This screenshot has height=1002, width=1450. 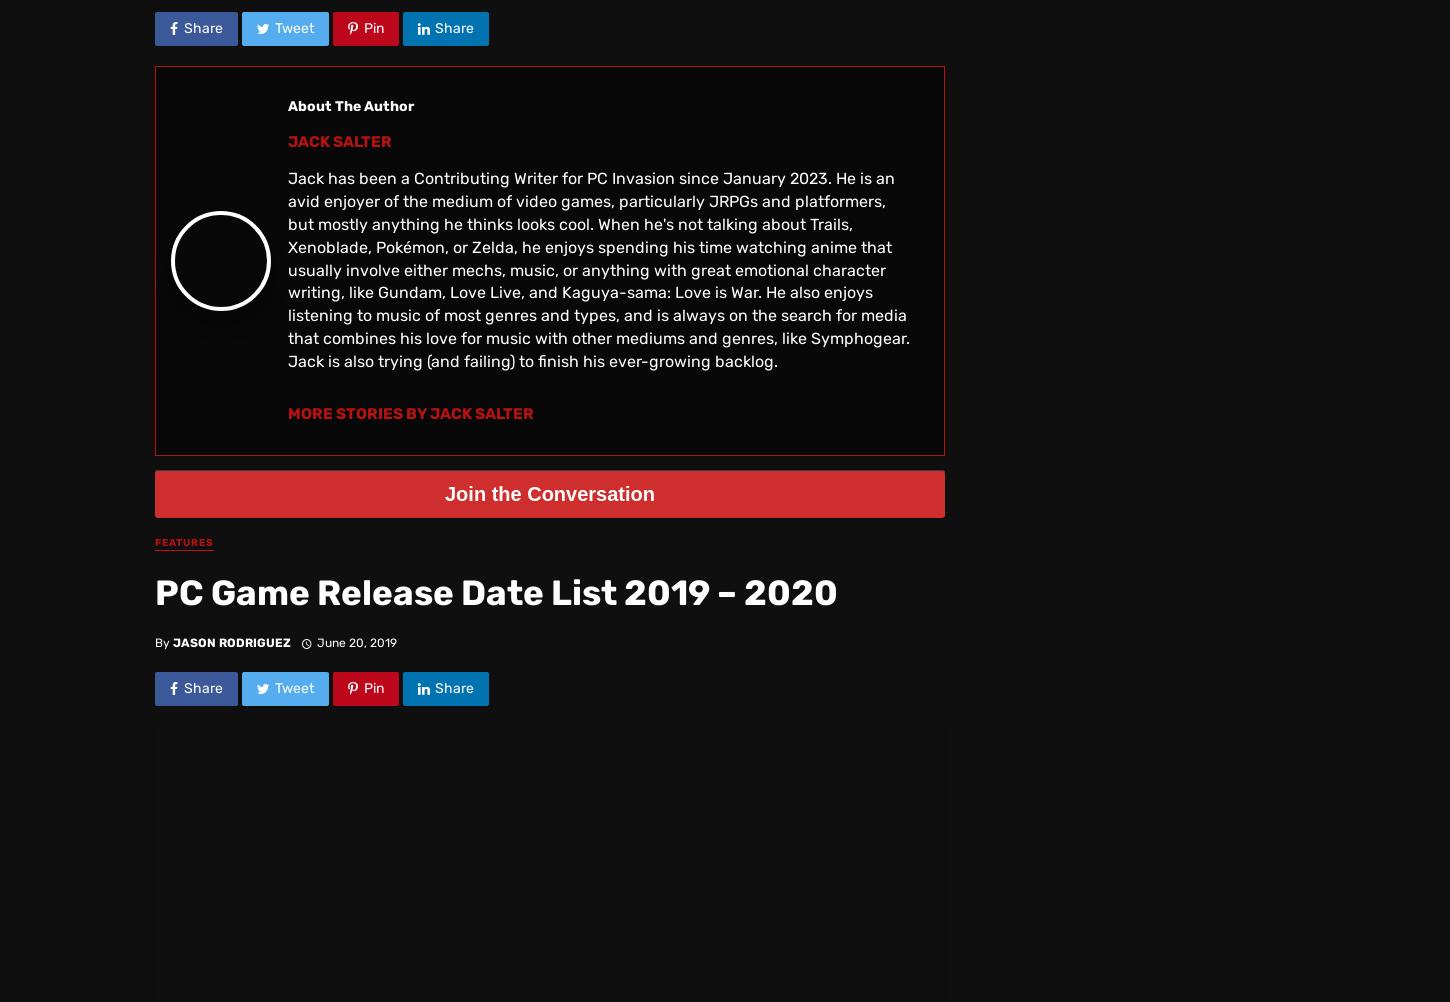 I want to click on 'Jason Rodriguez', so click(x=231, y=641).